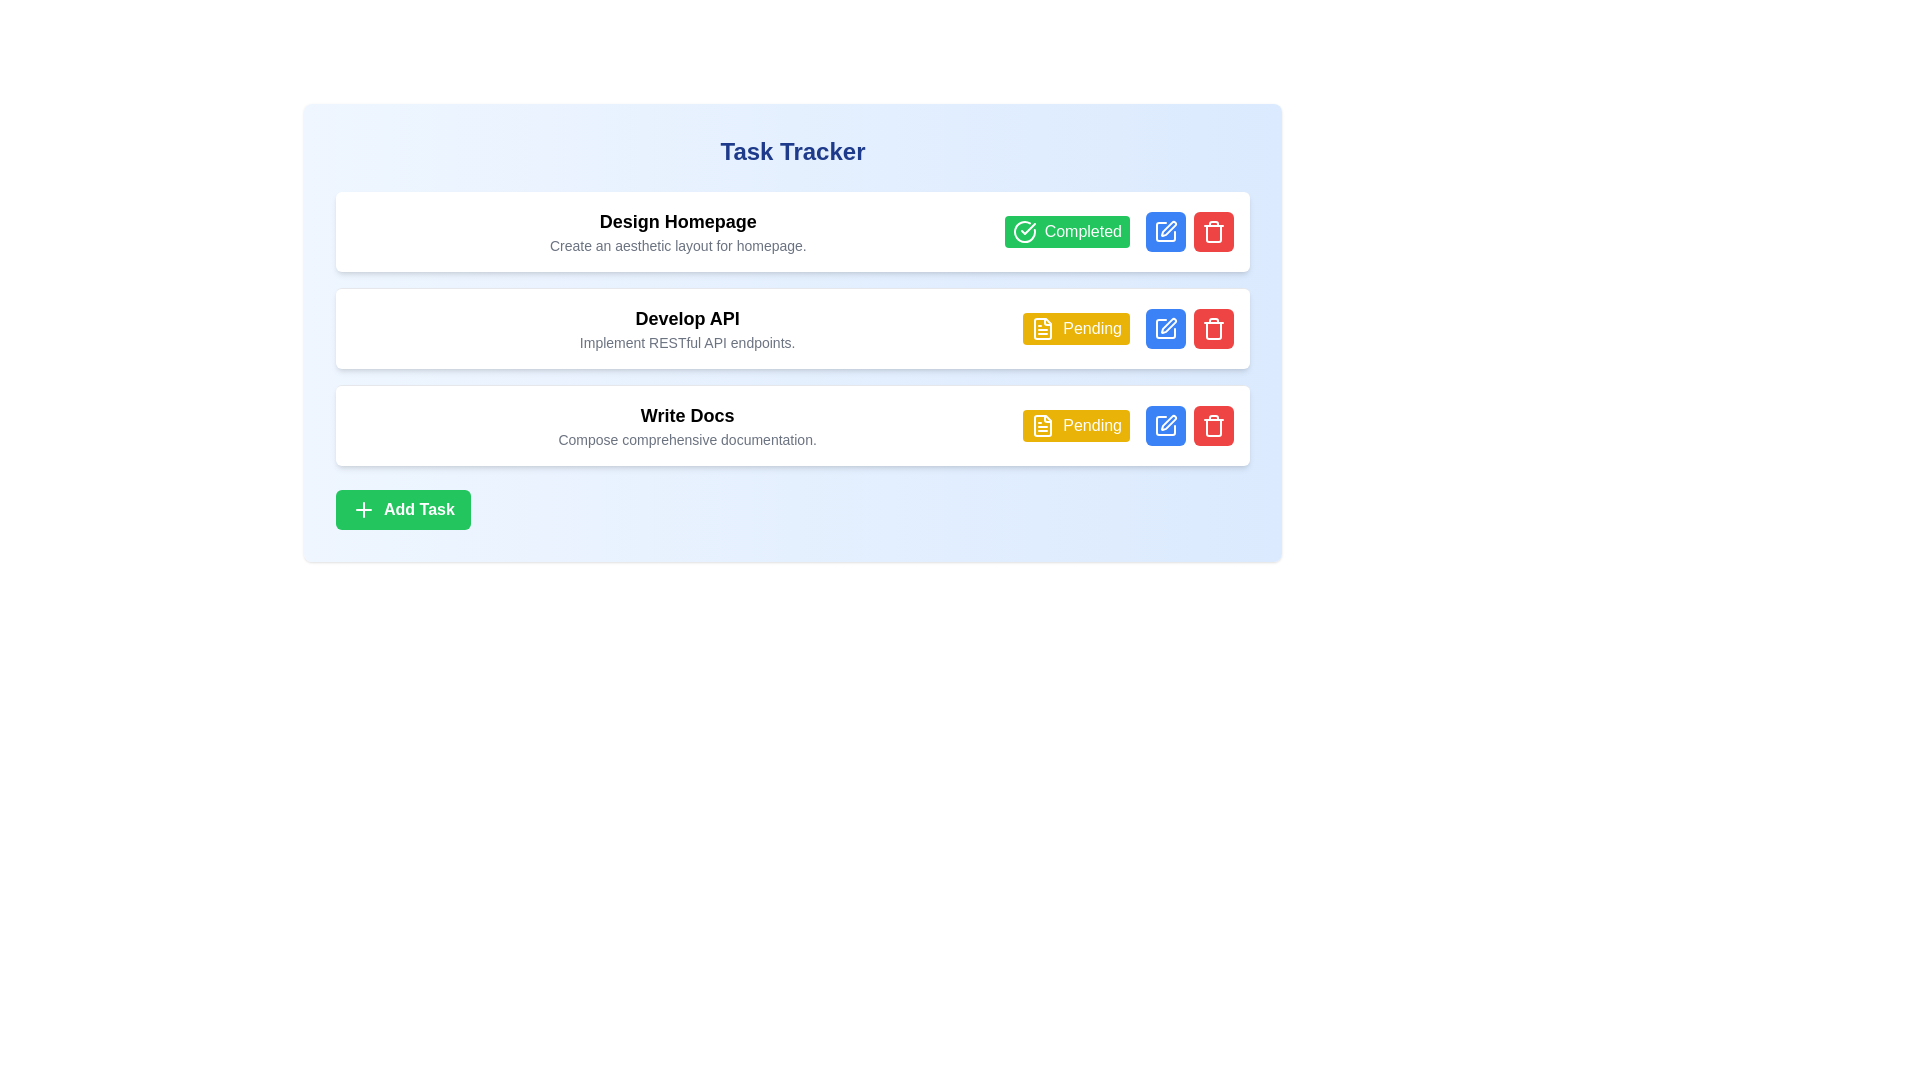  Describe the element at coordinates (678, 222) in the screenshot. I see `the 'Design Homepage' text label, which is styled prominently as the header of the first task in a vertical list` at that location.